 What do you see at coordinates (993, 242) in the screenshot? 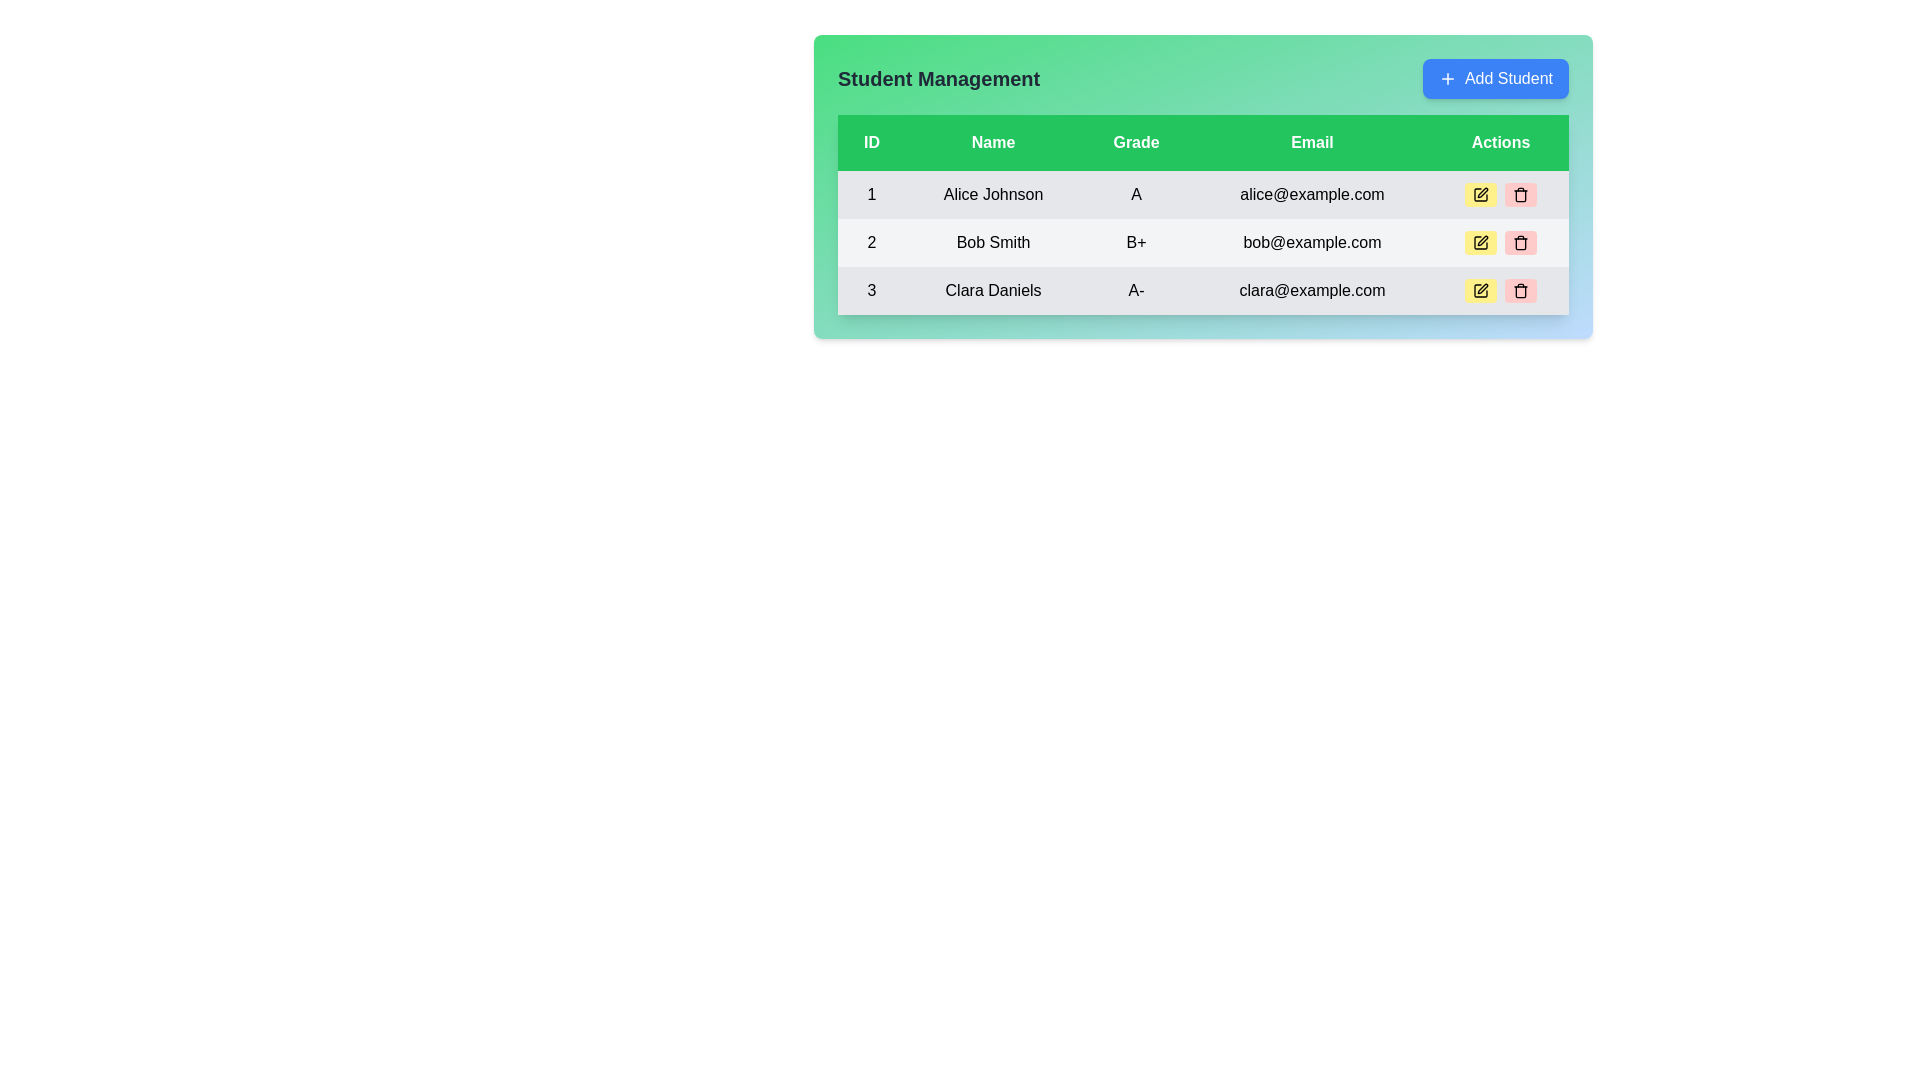
I see `the text label displaying 'Bob Smith', which is the second item in the 'Name' column of the table` at bounding box center [993, 242].